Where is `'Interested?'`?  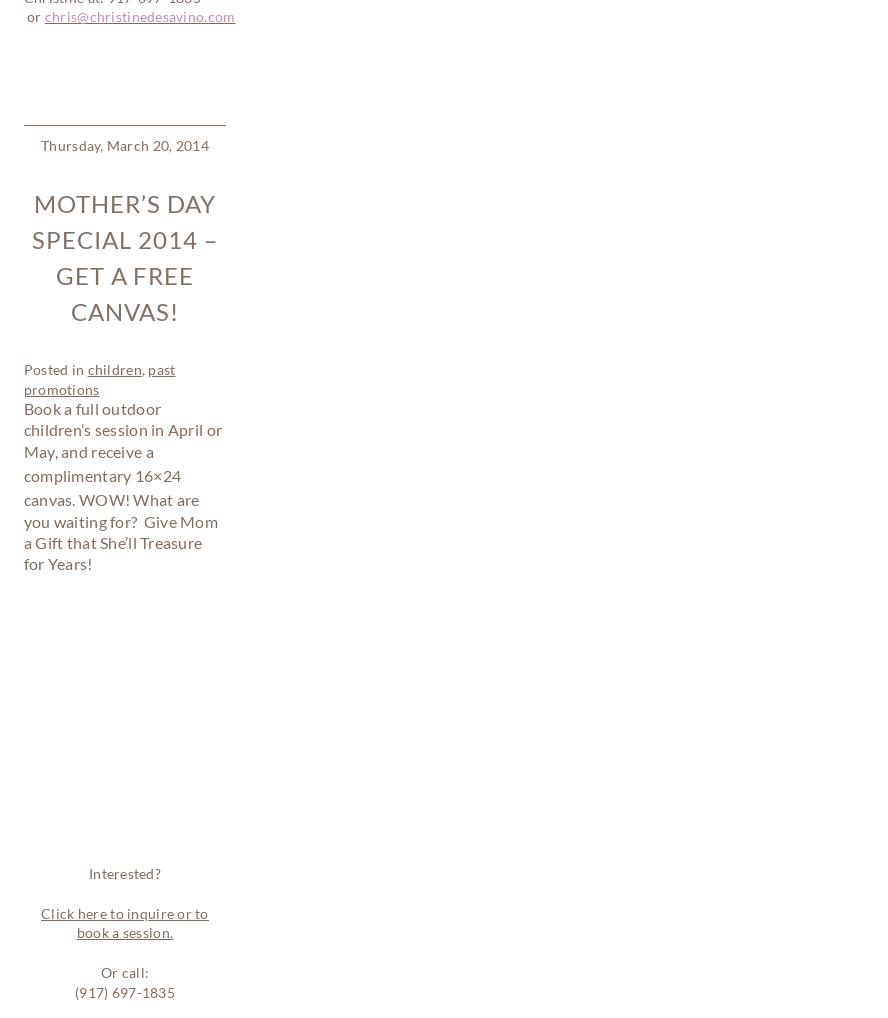
'Interested?' is located at coordinates (87, 273).